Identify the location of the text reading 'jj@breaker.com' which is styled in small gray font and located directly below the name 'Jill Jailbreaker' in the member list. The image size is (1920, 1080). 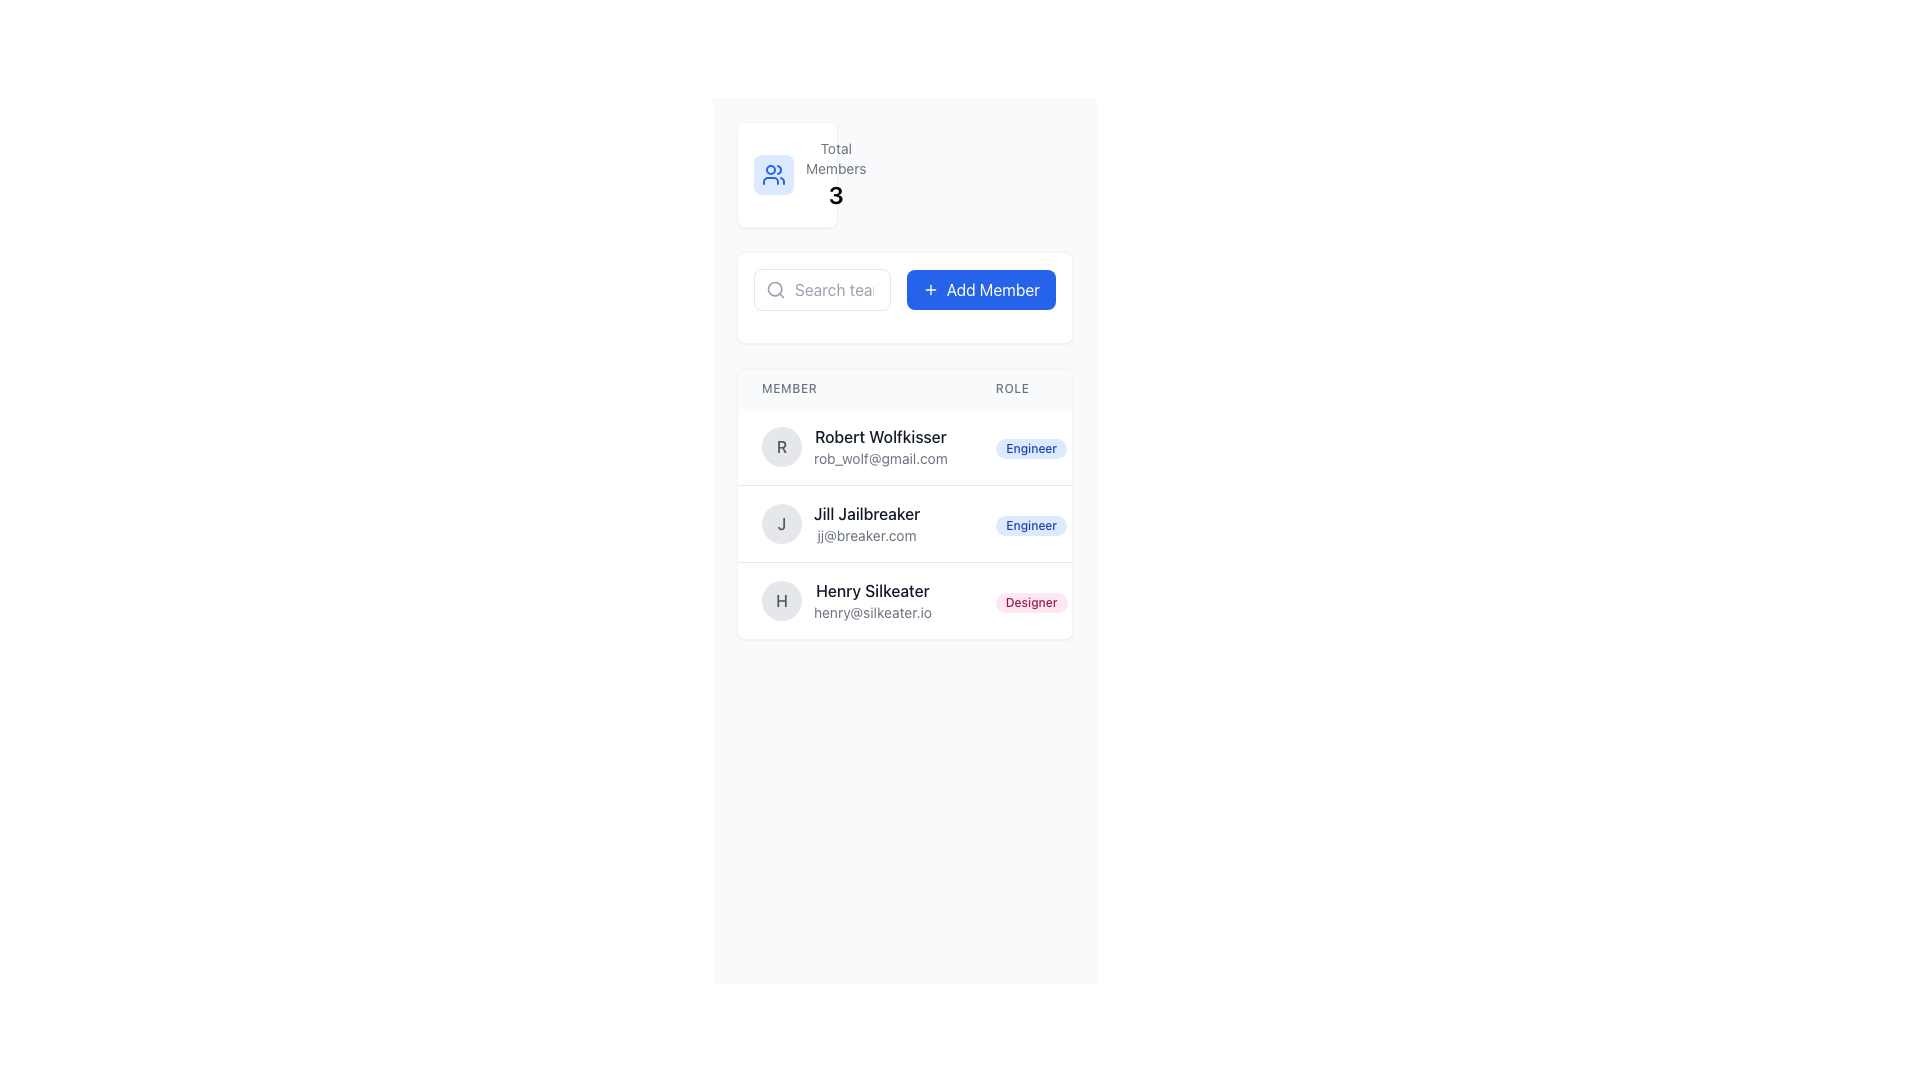
(867, 535).